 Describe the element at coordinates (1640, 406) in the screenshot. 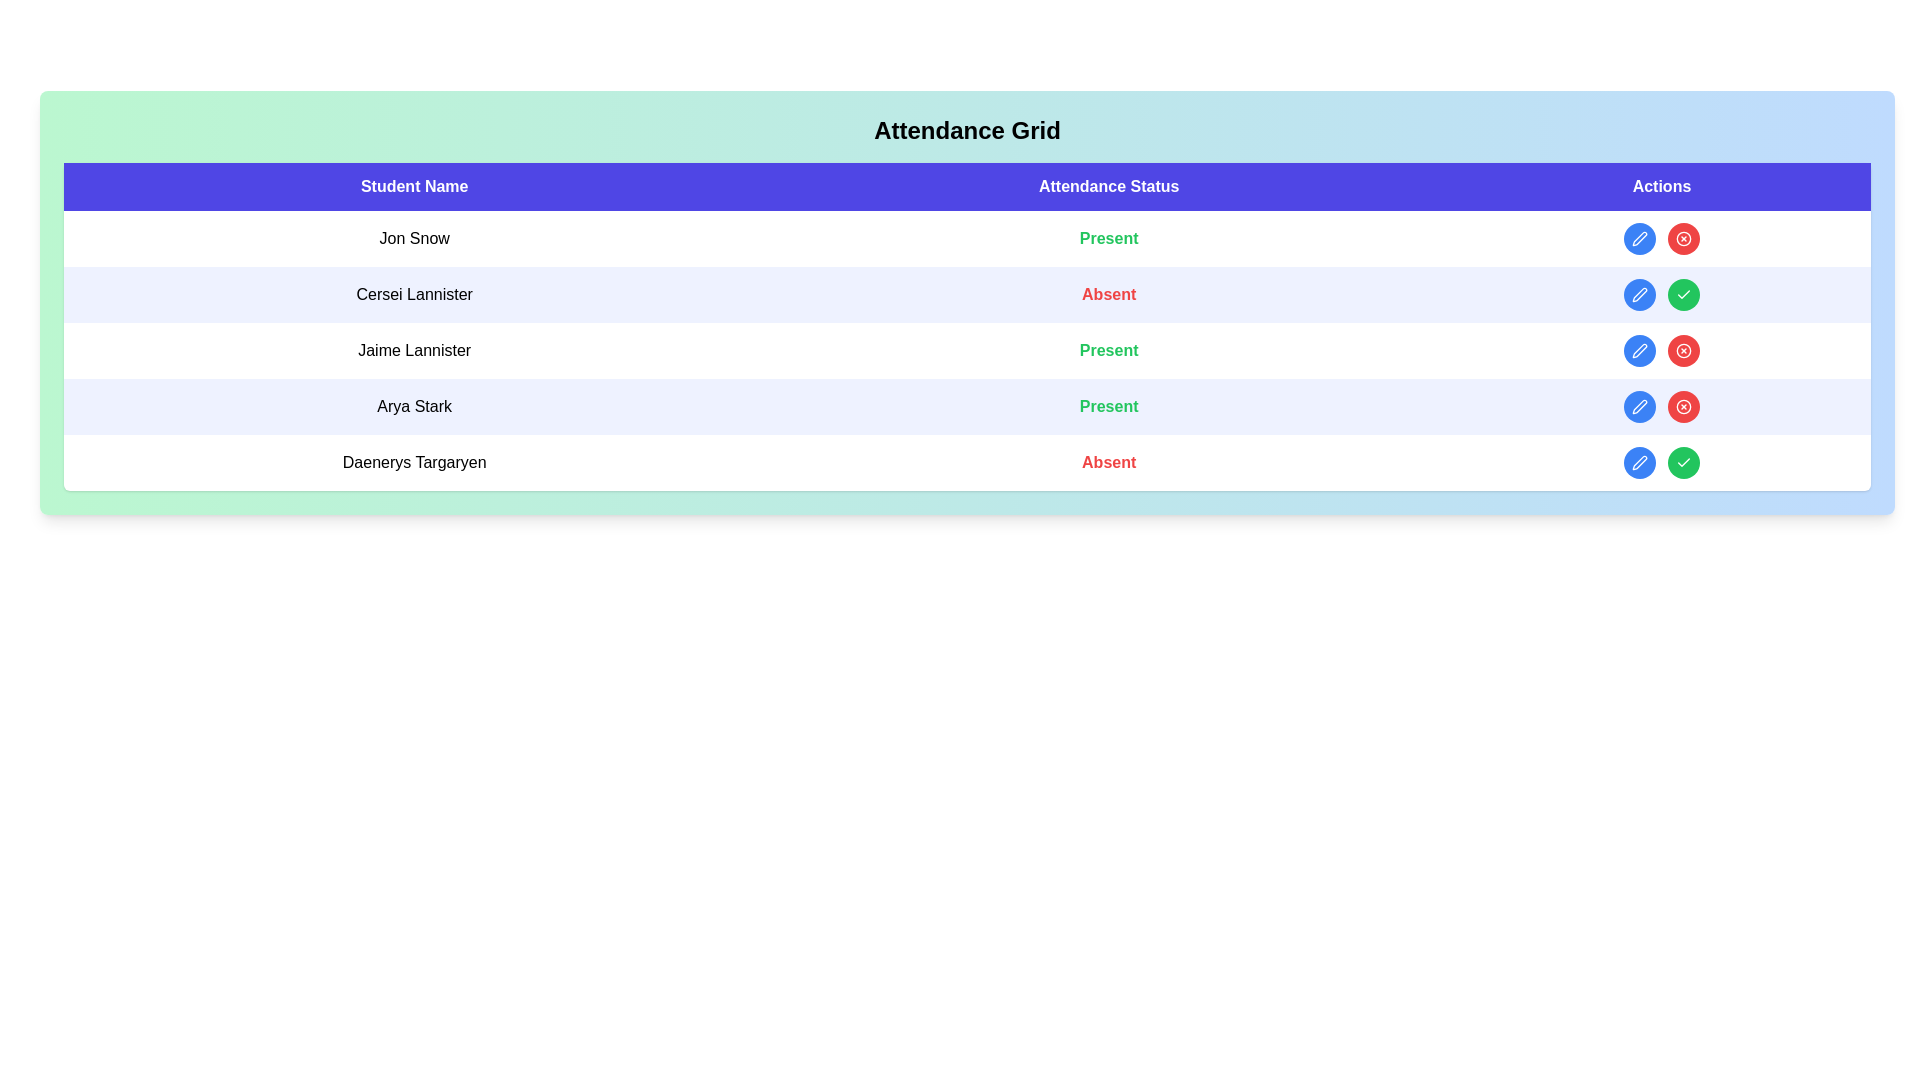

I see `edit button for the student identified by Arya Stark` at that location.